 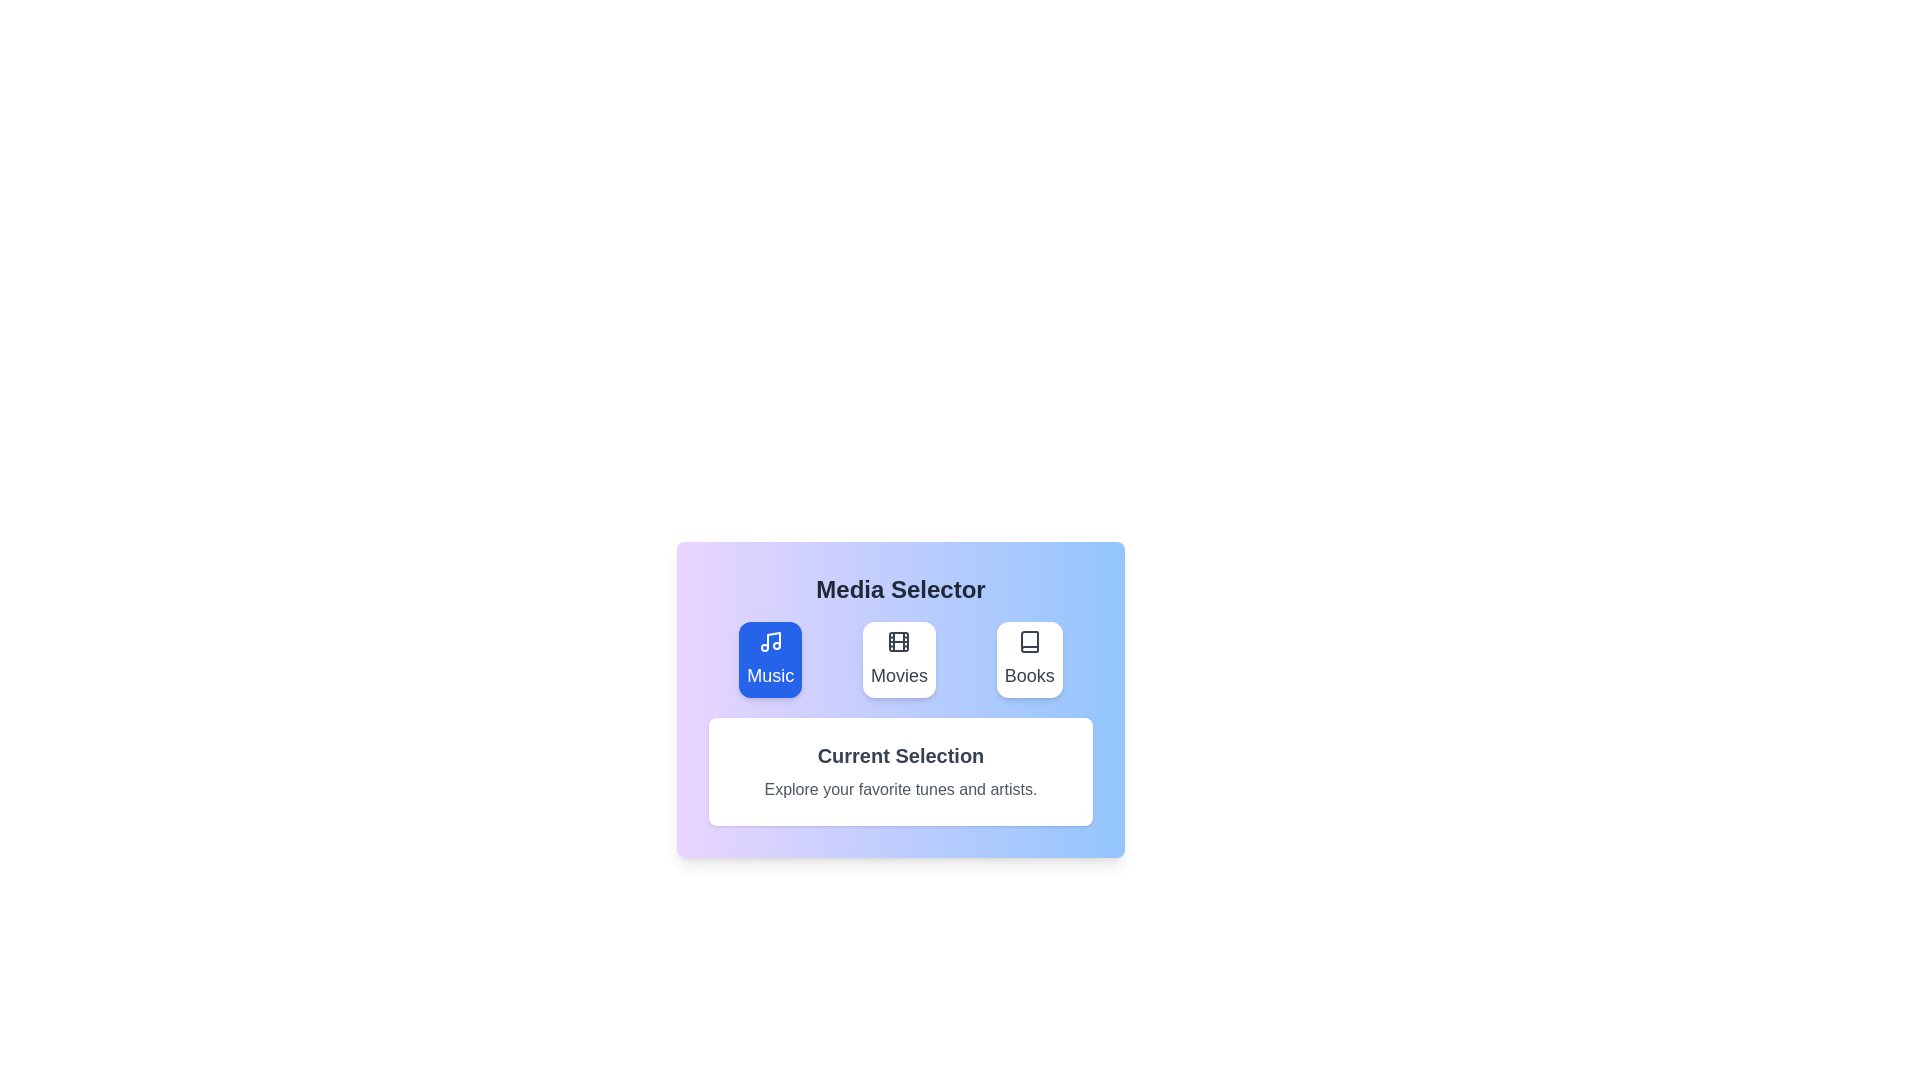 I want to click on the title or heading that introduces the media selection interface, which is positioned above the buttons labeled 'Music', 'Movies', and 'Books', so click(x=900, y=589).